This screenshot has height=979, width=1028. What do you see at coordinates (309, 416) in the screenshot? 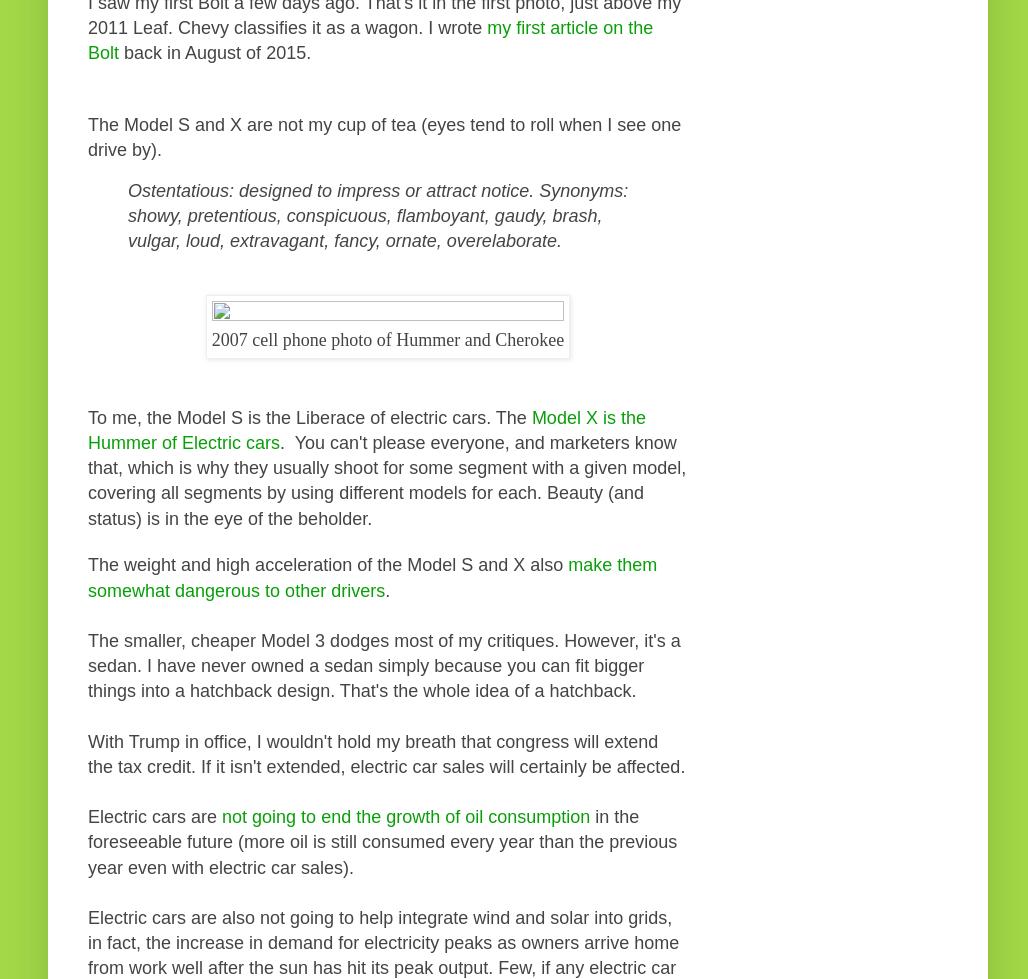
I see `'To me, the Model S is the Liberace of electric cars. The'` at bounding box center [309, 416].